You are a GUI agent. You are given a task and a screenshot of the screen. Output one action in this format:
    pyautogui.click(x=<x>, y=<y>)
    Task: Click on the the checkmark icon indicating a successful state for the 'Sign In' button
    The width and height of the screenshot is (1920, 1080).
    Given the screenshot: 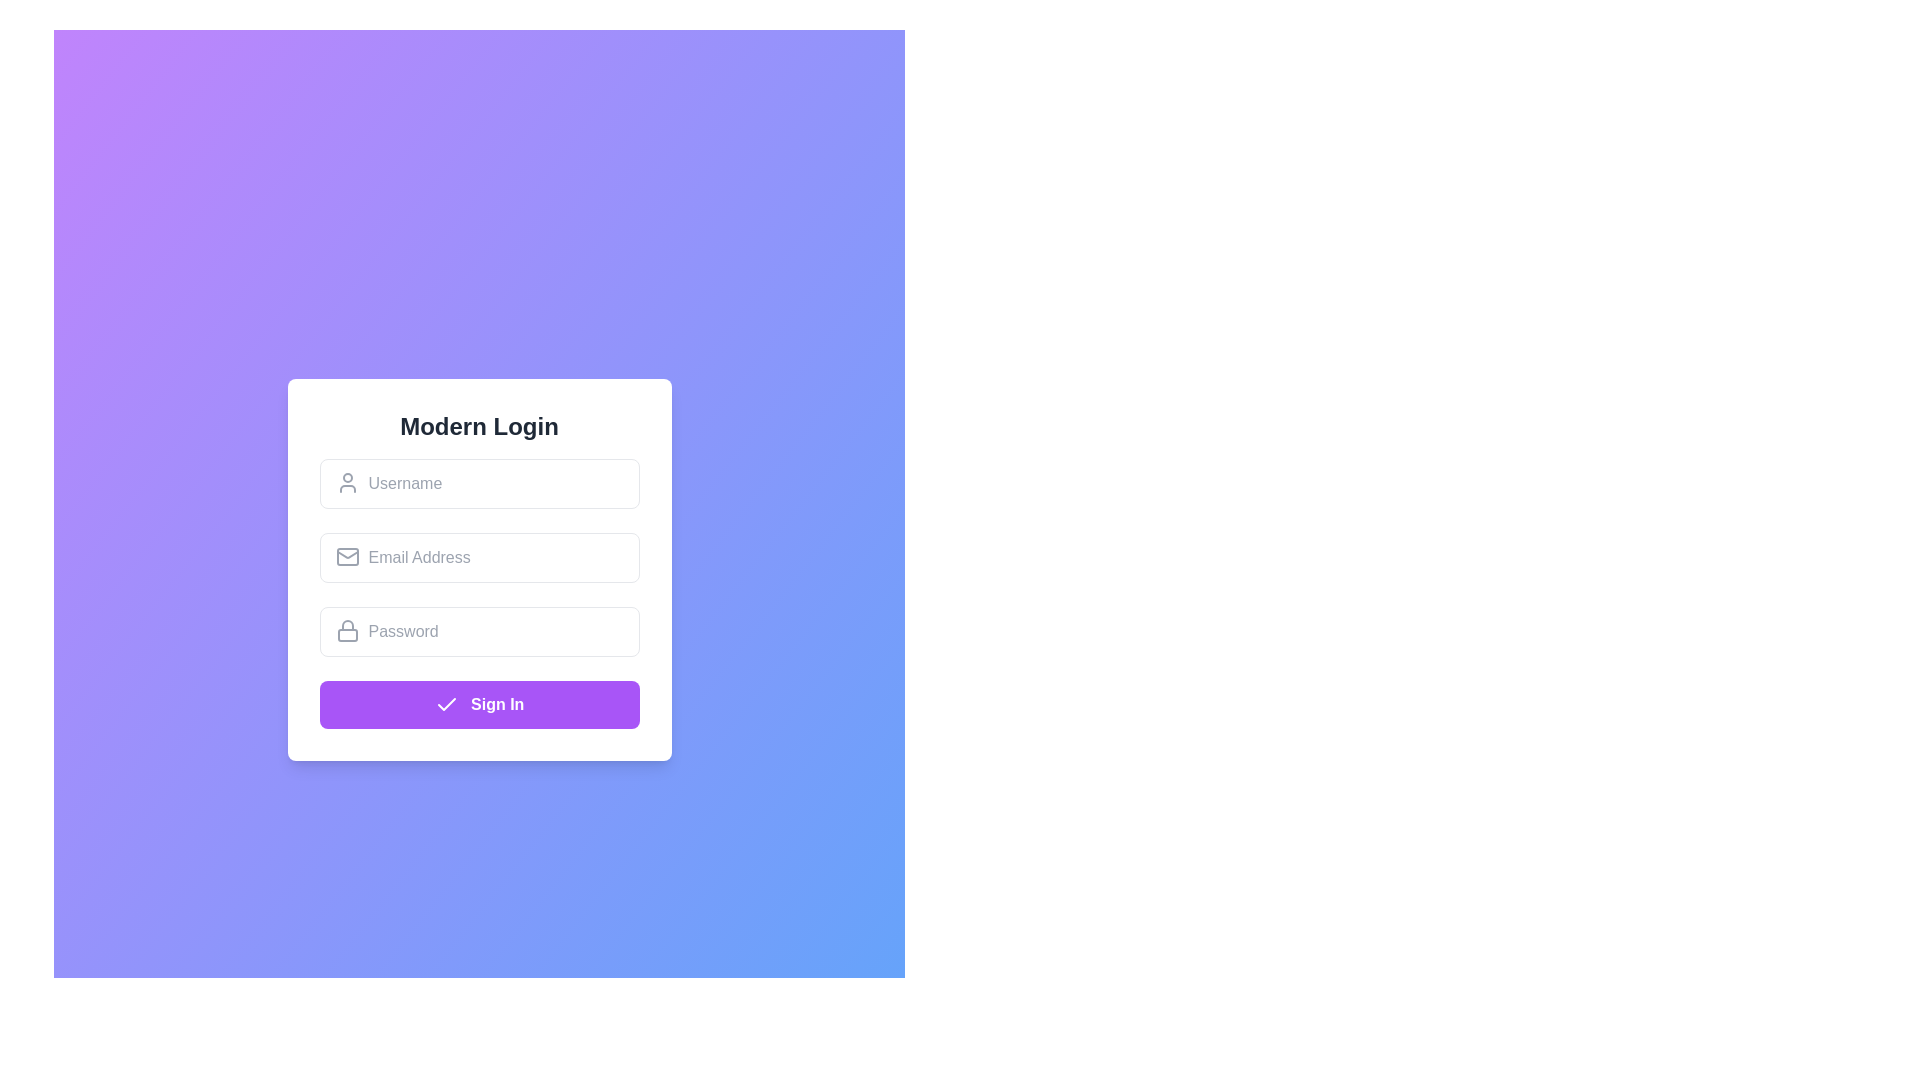 What is the action you would take?
    pyautogui.click(x=445, y=703)
    